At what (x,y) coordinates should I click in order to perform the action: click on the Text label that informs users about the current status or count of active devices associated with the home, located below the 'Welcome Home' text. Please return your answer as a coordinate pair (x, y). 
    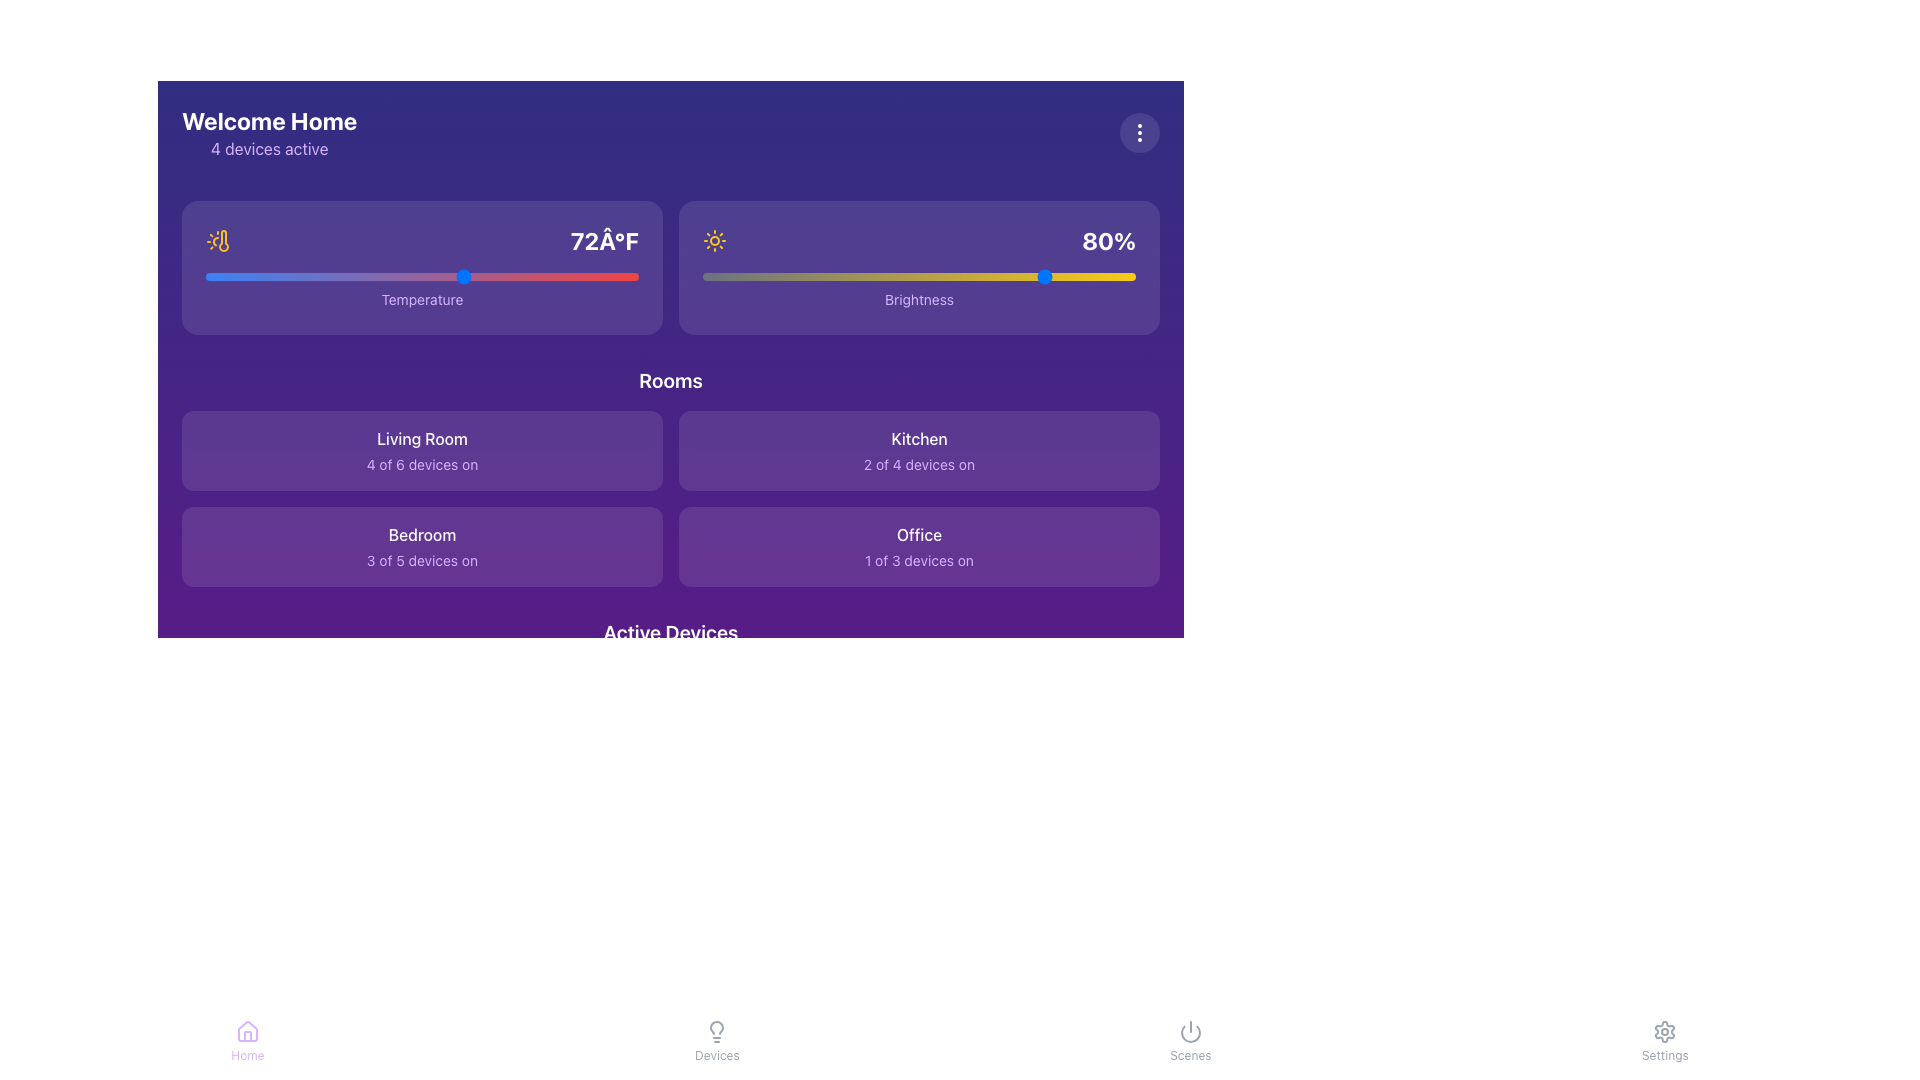
    Looking at the image, I should click on (268, 148).